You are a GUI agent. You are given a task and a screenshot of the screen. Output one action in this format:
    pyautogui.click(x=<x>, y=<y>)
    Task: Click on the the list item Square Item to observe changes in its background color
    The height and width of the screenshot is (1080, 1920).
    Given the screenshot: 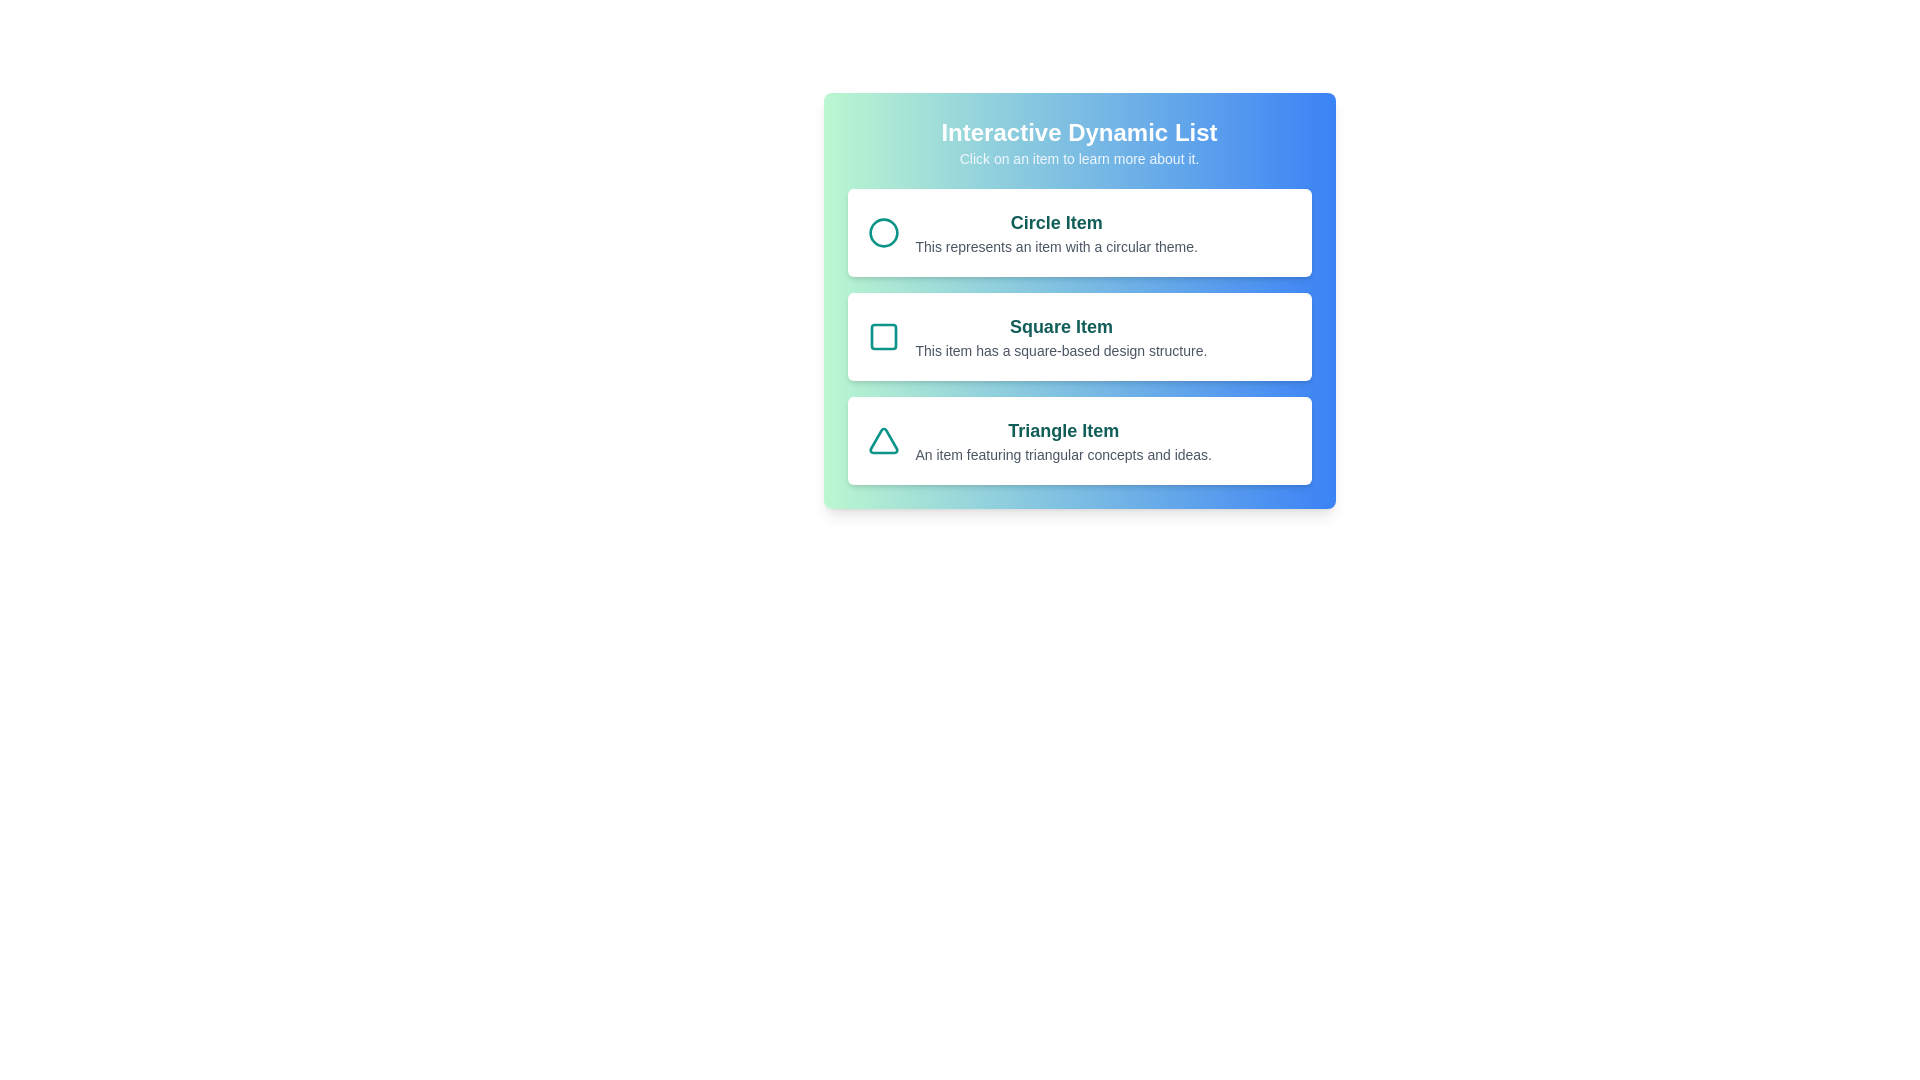 What is the action you would take?
    pyautogui.click(x=1078, y=335)
    